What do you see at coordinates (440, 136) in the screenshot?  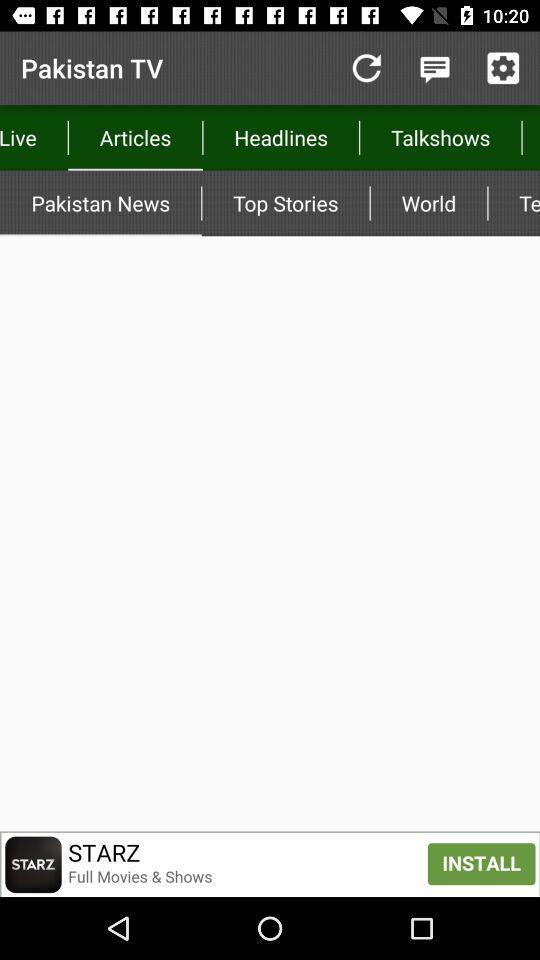 I see `the talkshows item` at bounding box center [440, 136].